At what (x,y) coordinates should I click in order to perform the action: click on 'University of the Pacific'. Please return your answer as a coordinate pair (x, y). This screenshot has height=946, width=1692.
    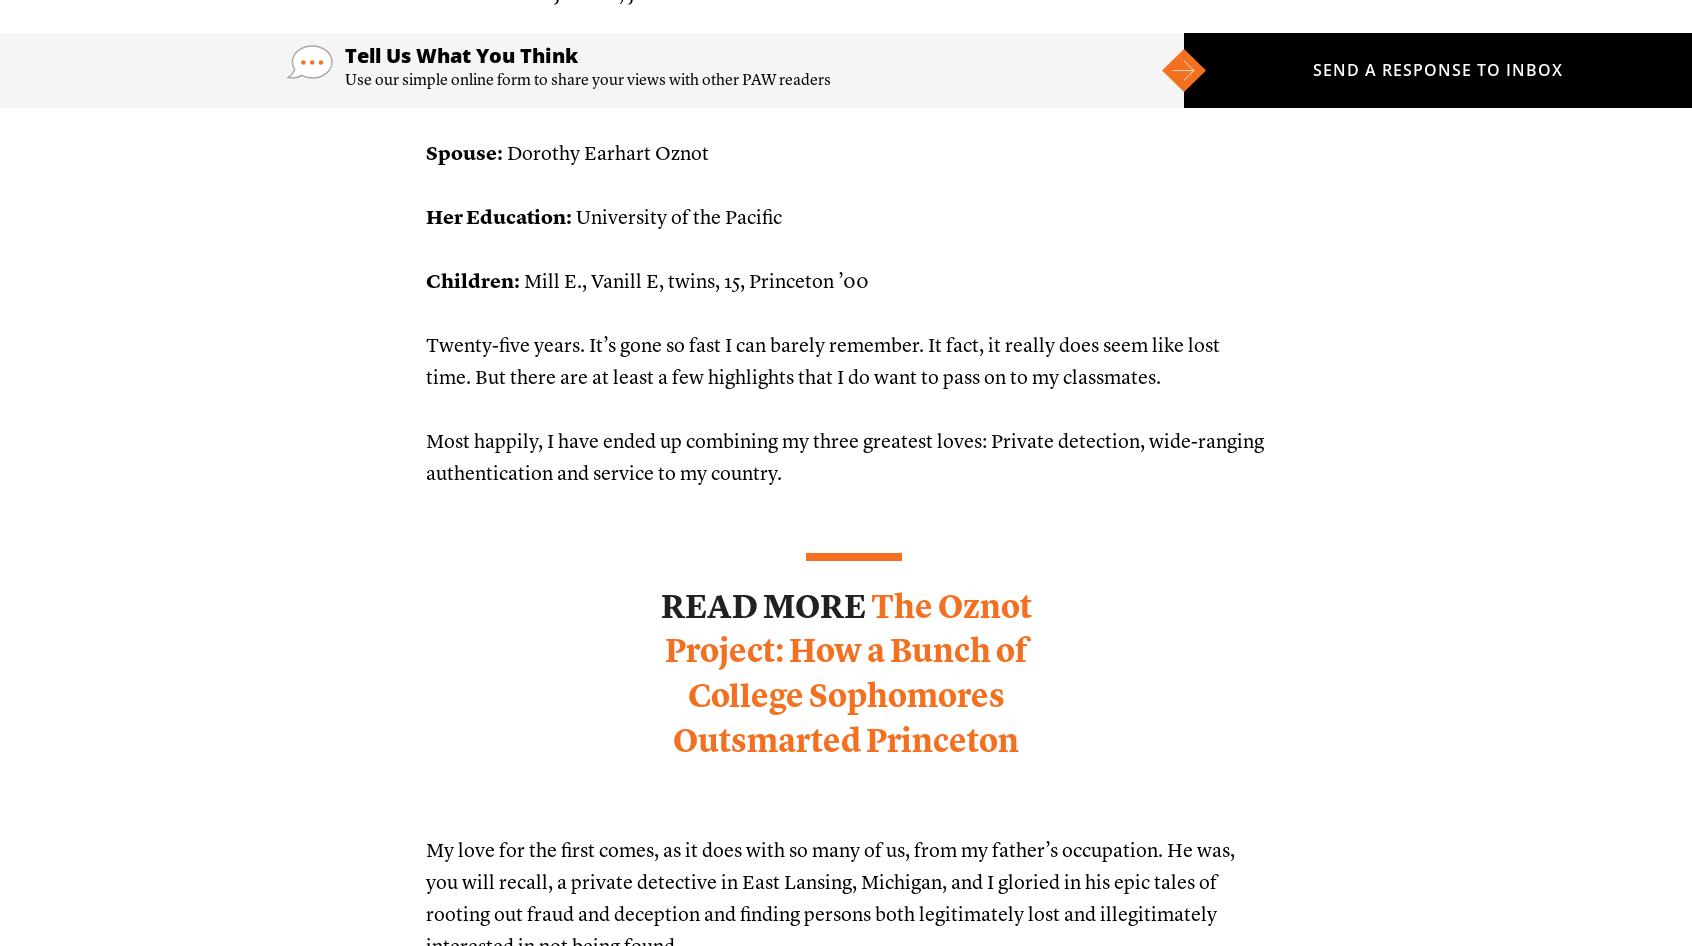
    Looking at the image, I should click on (676, 217).